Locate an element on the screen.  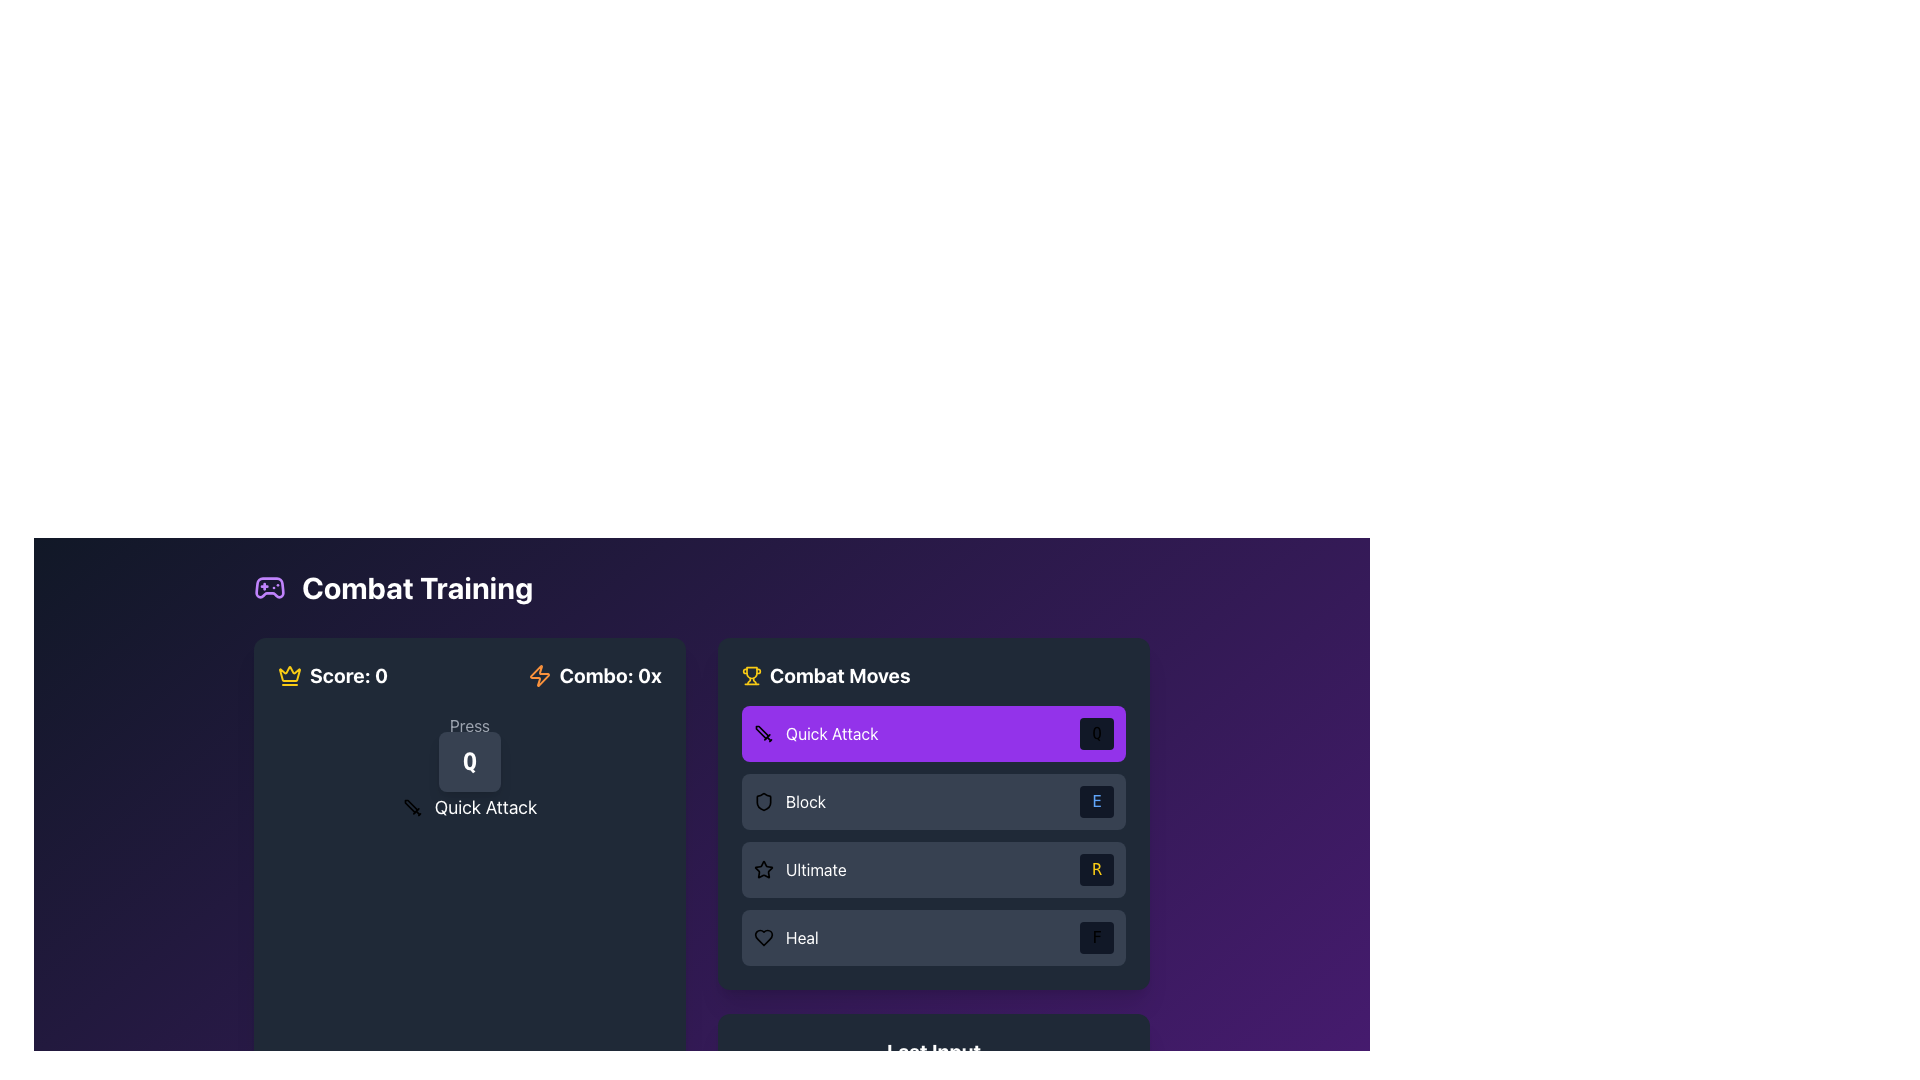
the yellow crown icon located at the top left section of the 'Score' label in the 'Combat Training' section is located at coordinates (288, 674).